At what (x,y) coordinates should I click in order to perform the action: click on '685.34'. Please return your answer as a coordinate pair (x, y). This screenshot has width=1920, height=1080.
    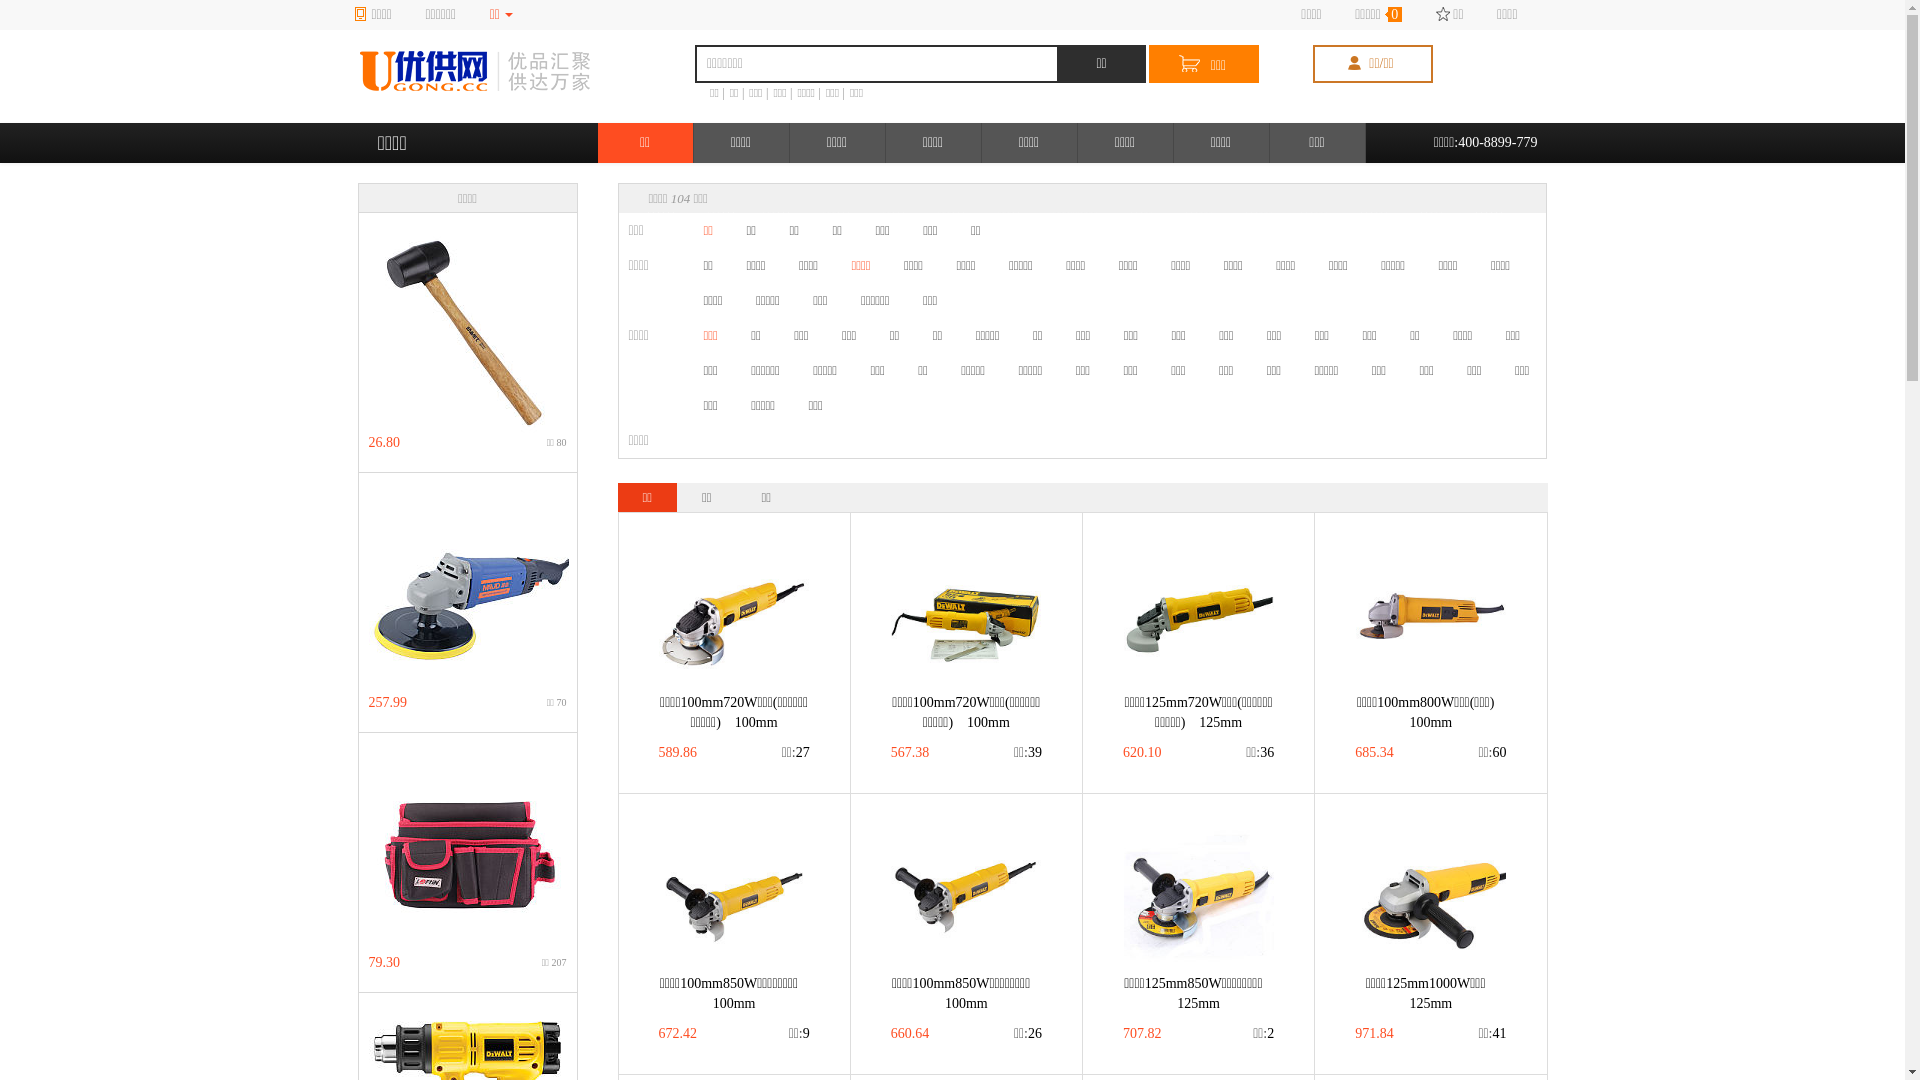
    Looking at the image, I should click on (1354, 752).